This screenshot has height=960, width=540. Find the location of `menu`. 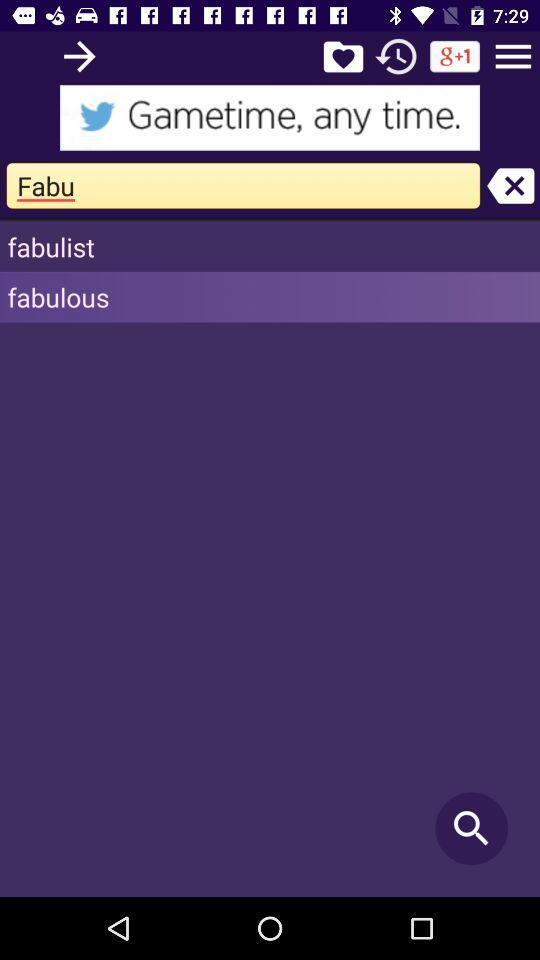

menu is located at coordinates (513, 55).